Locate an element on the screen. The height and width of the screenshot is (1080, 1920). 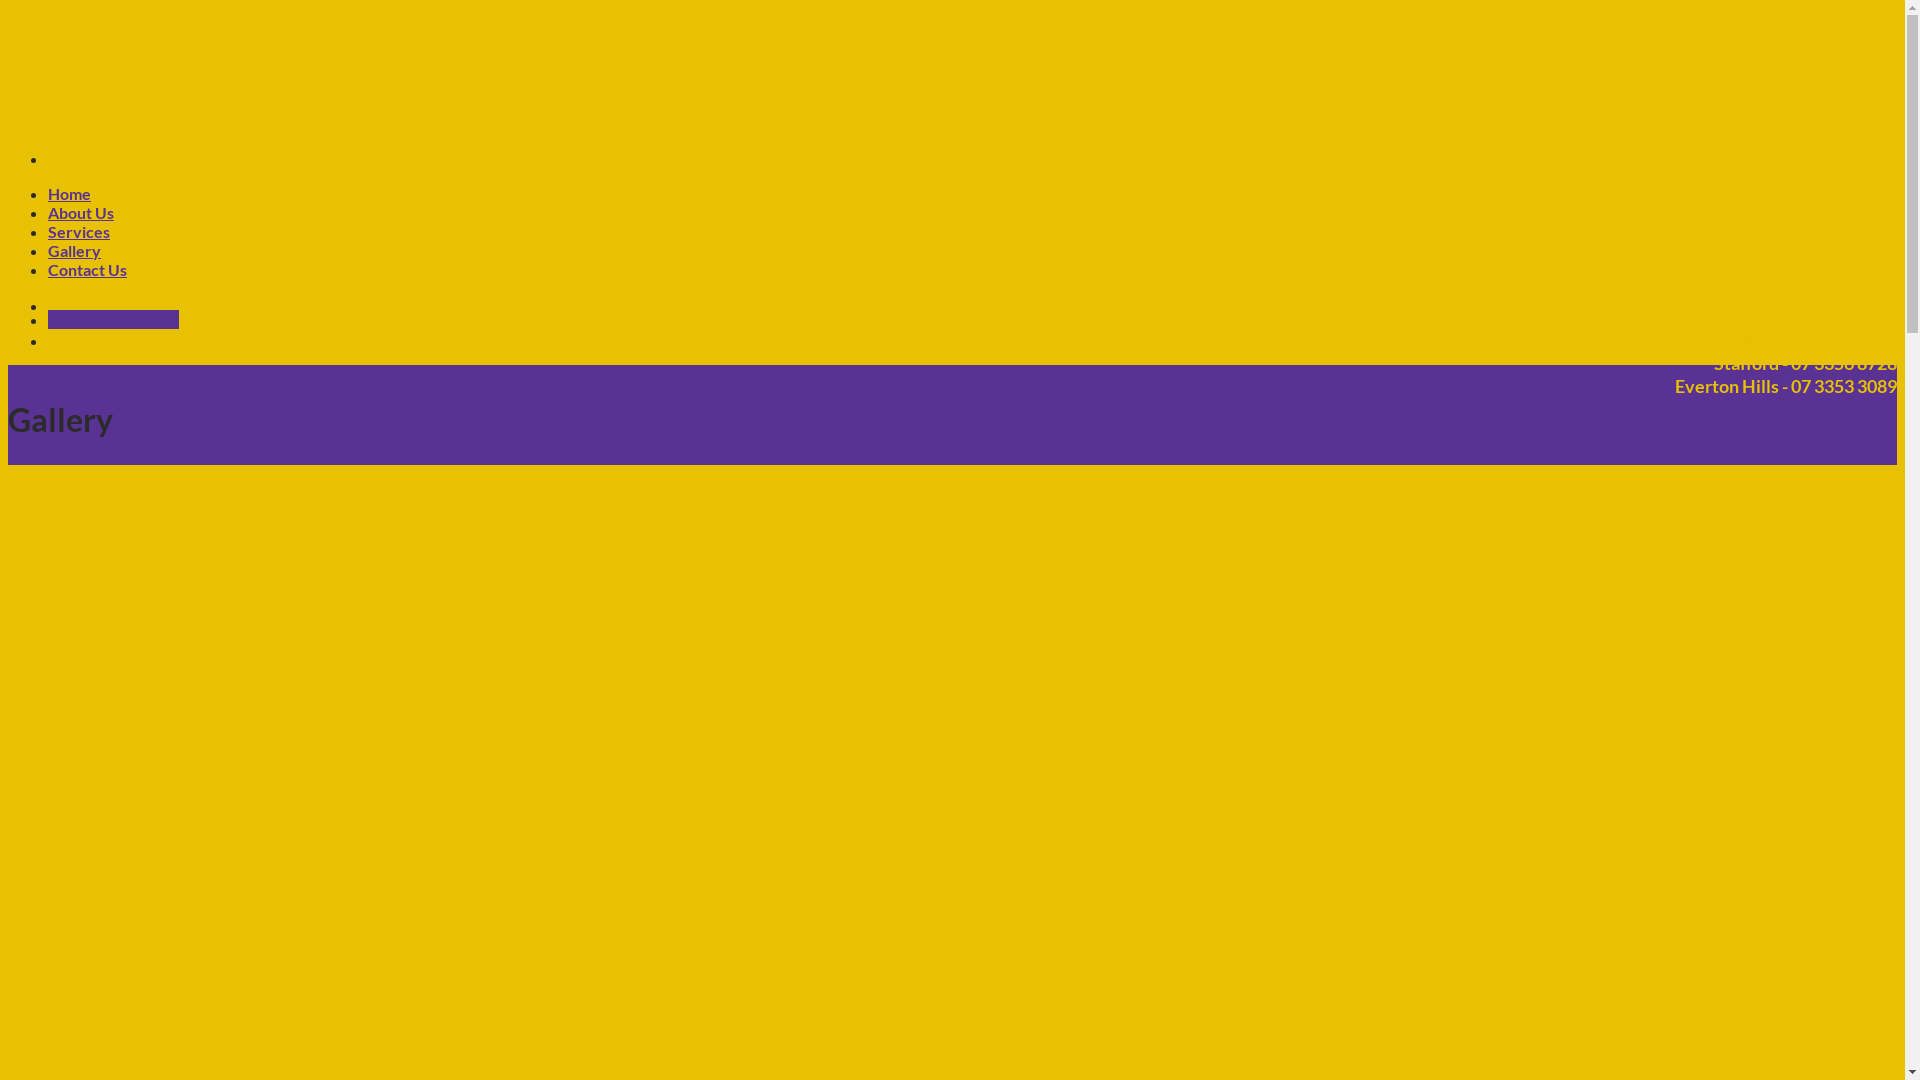
'Contact us' is located at coordinates (140, 318).